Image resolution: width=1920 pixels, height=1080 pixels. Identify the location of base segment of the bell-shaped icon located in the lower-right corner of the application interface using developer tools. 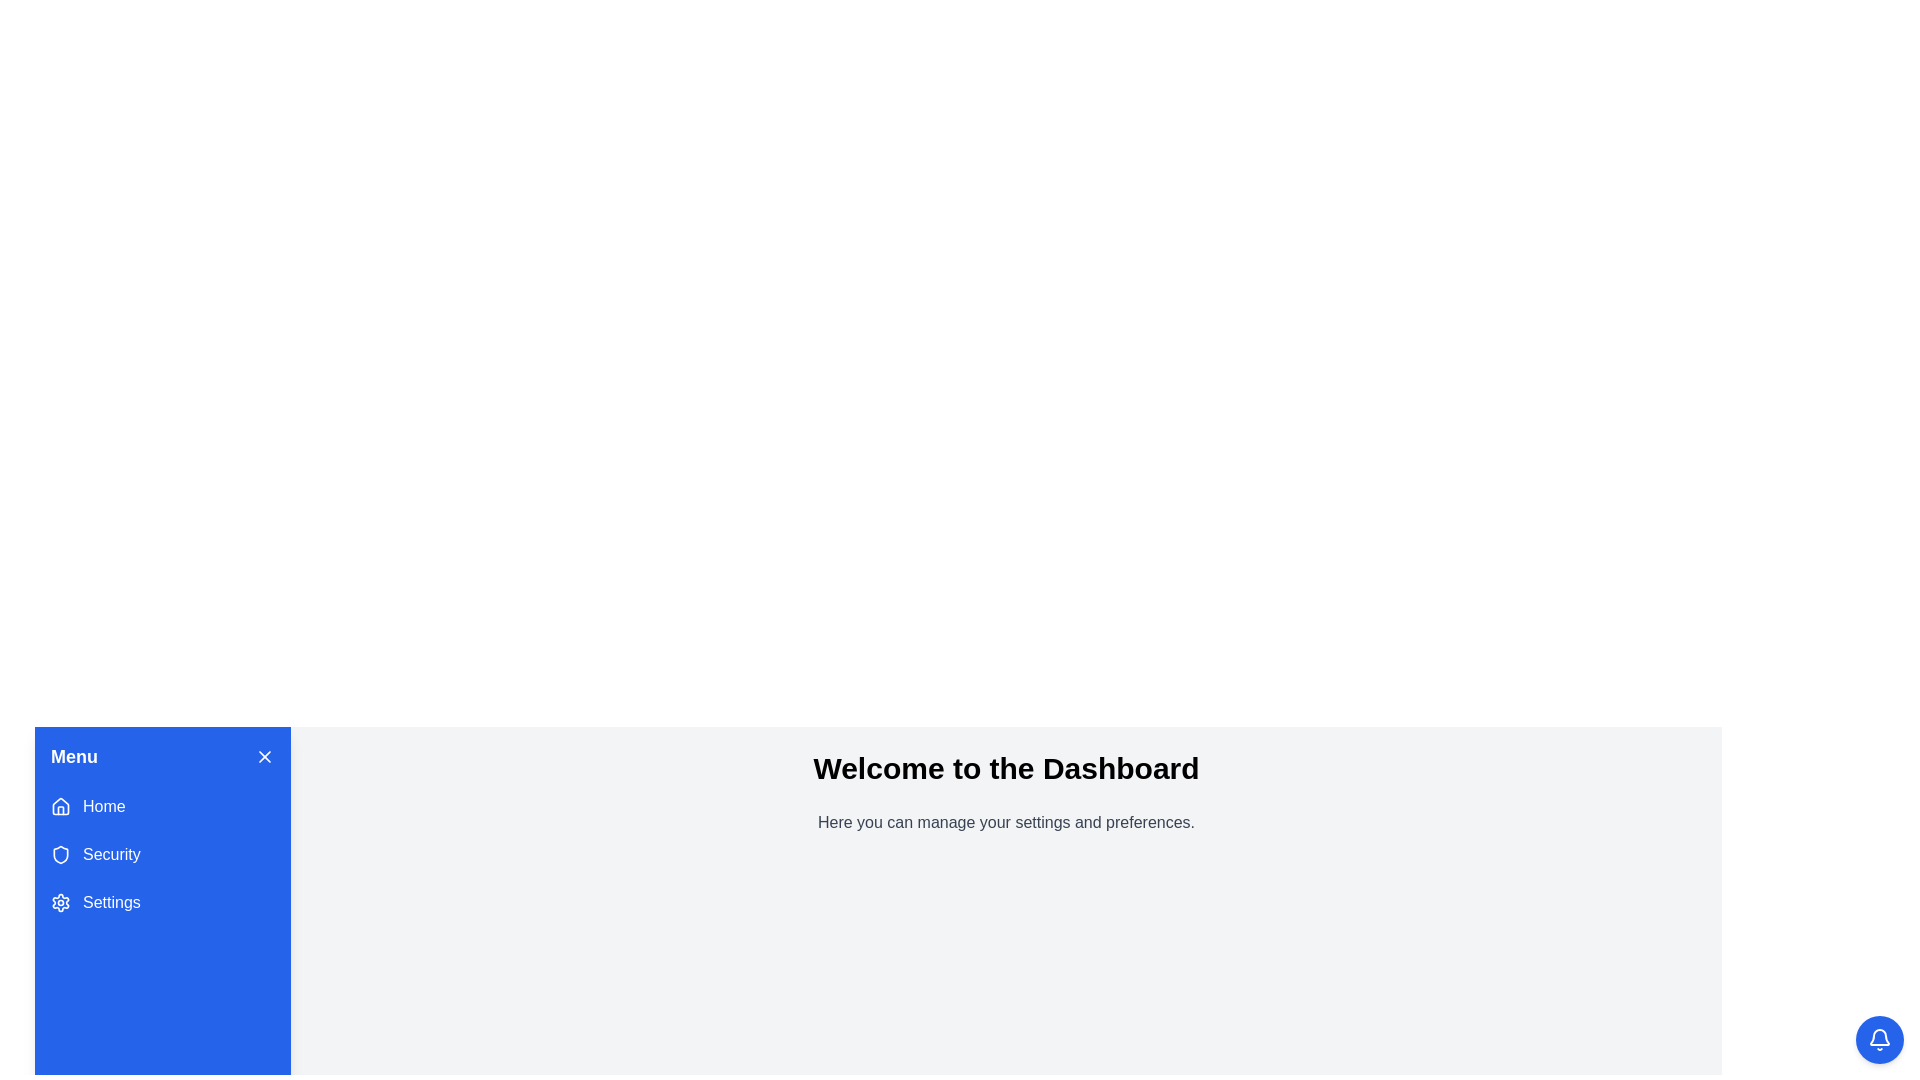
(1879, 1036).